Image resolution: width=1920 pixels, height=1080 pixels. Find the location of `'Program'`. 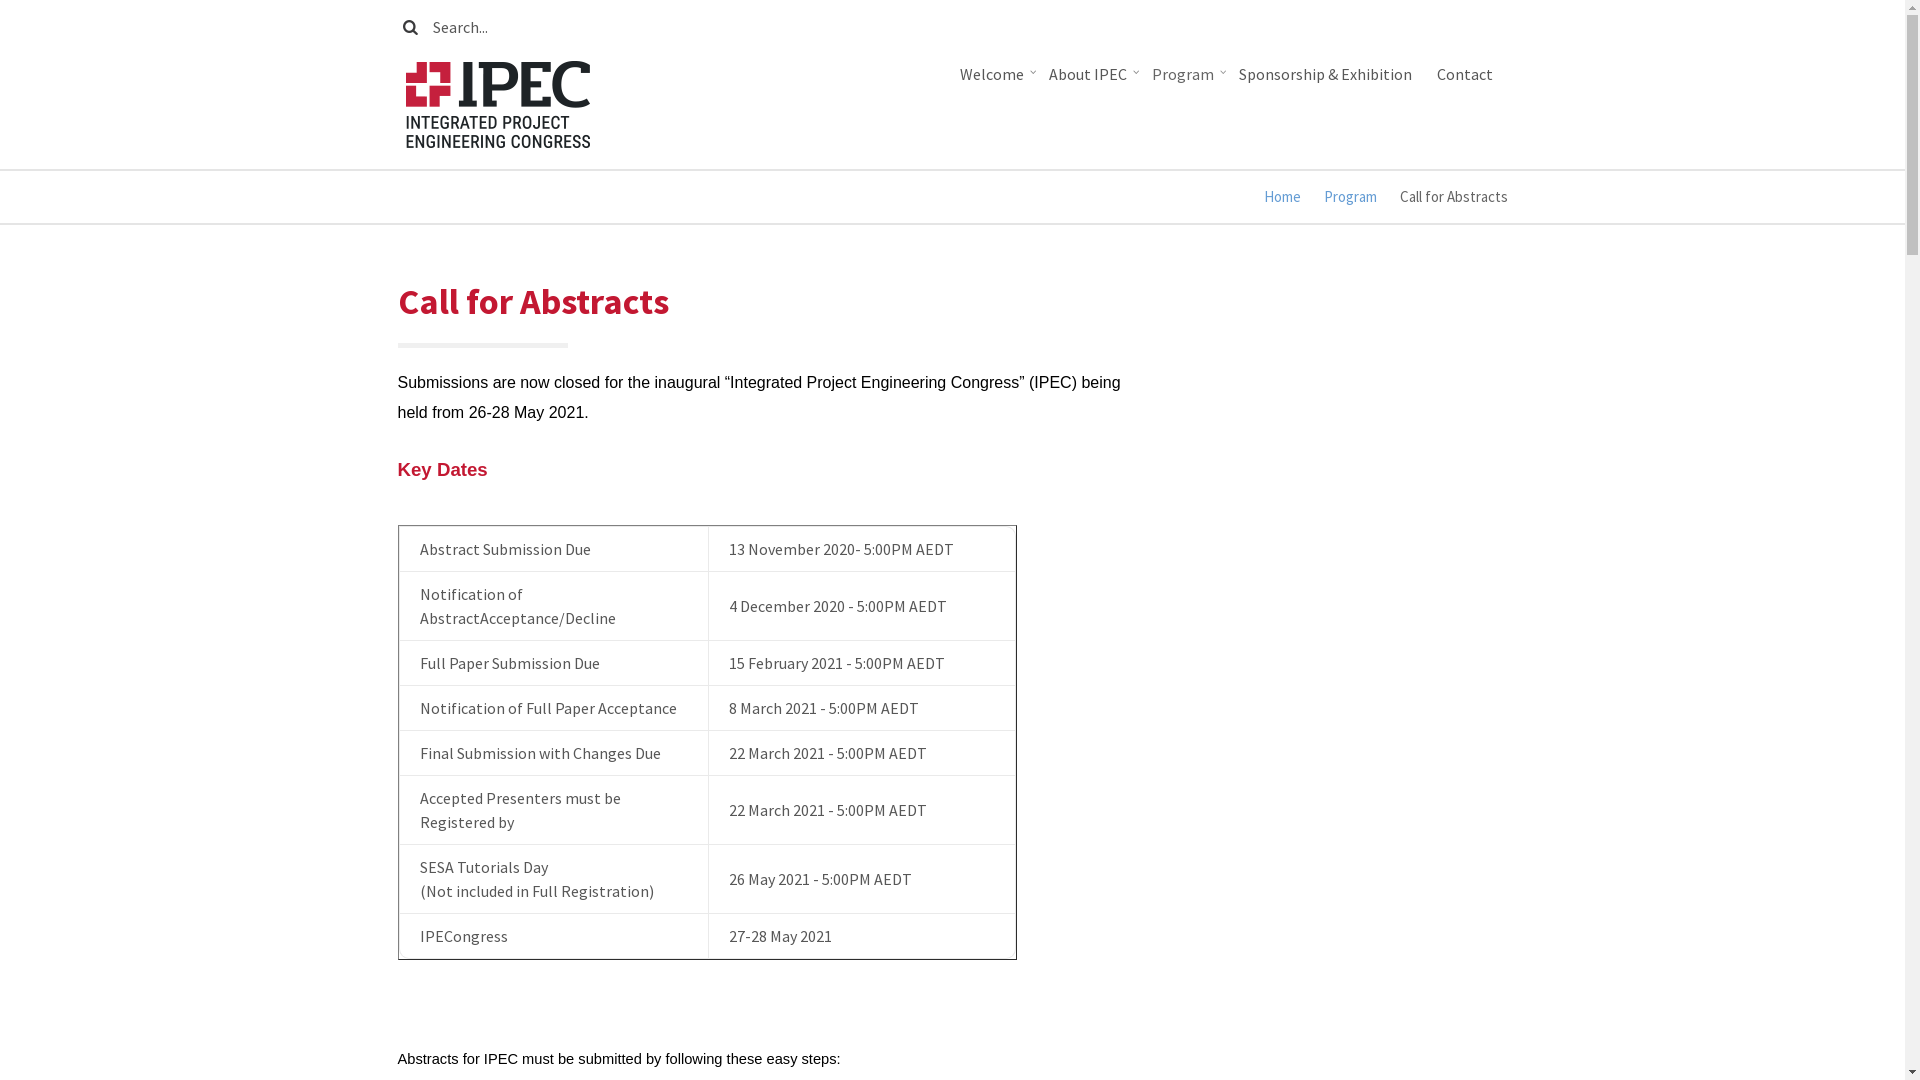

'Program' is located at coordinates (1324, 196).